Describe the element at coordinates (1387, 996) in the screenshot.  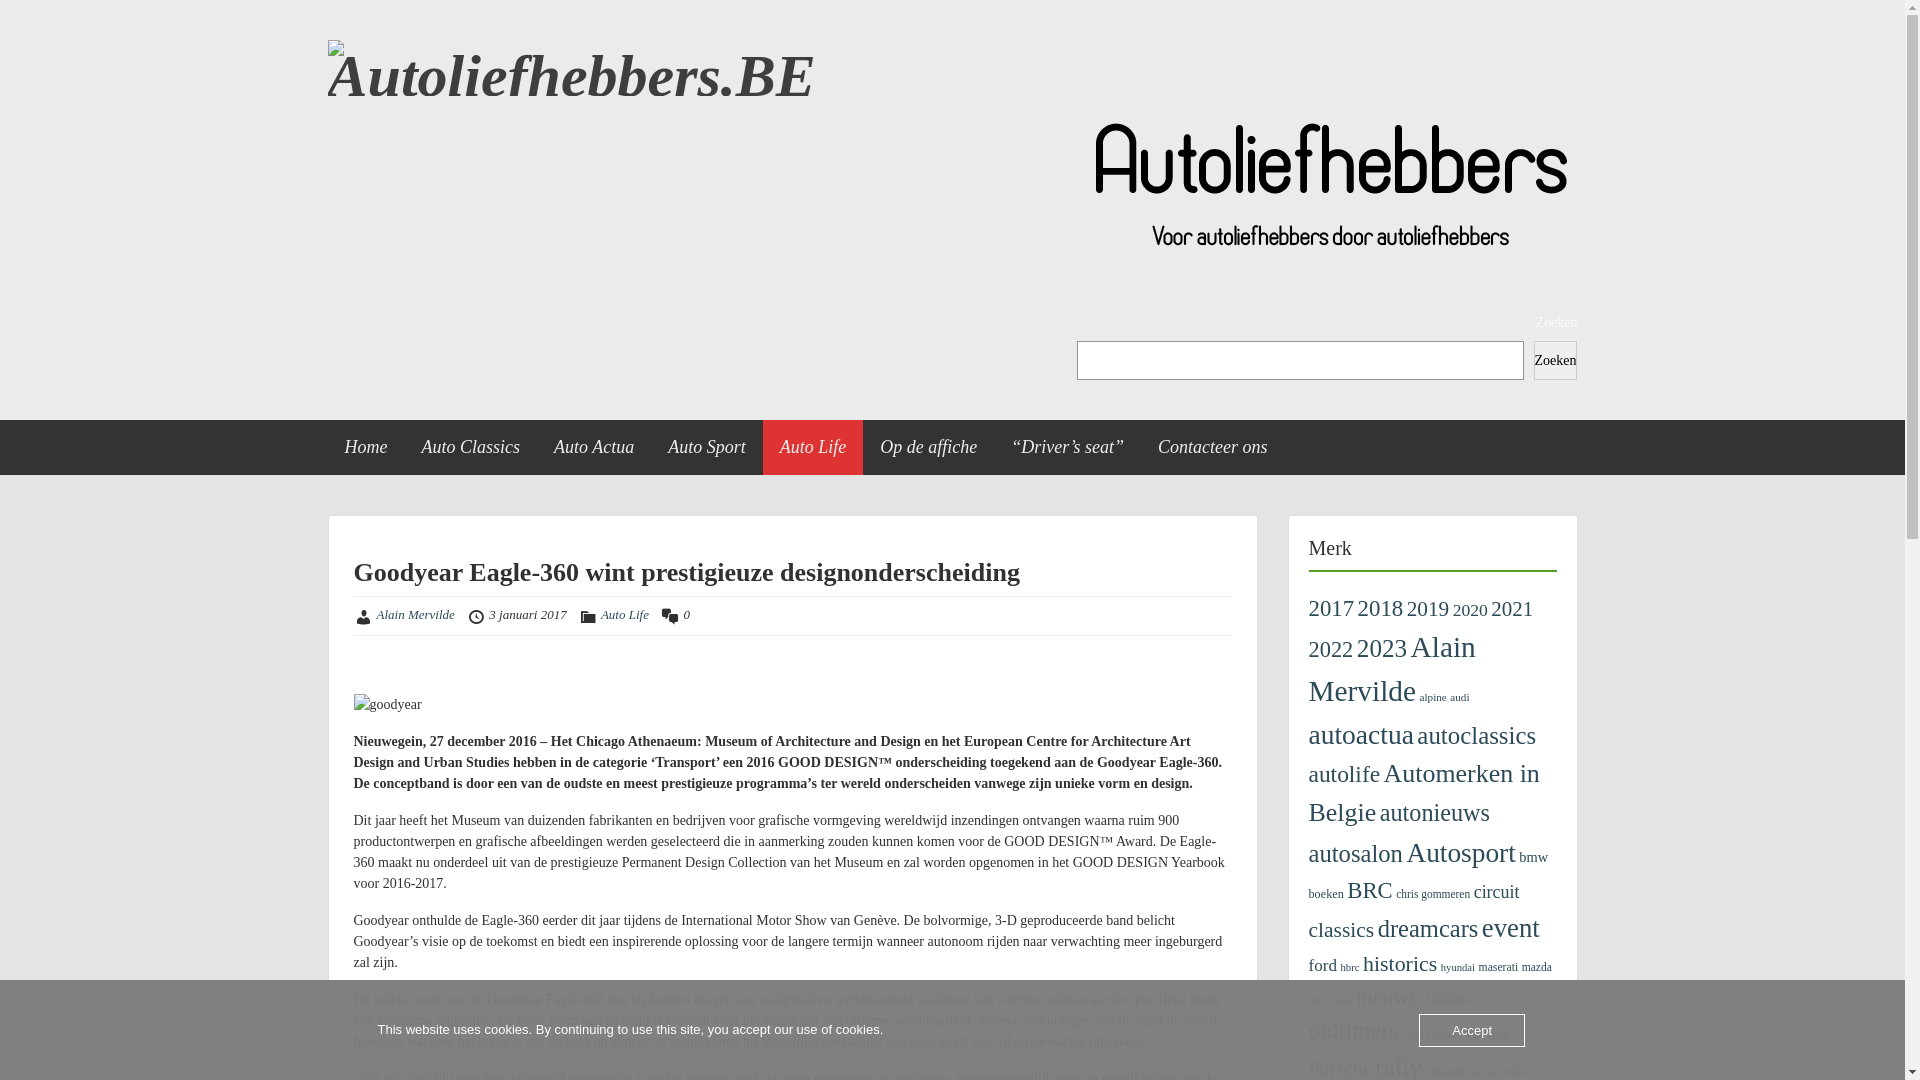
I see `'nieuws.'` at that location.